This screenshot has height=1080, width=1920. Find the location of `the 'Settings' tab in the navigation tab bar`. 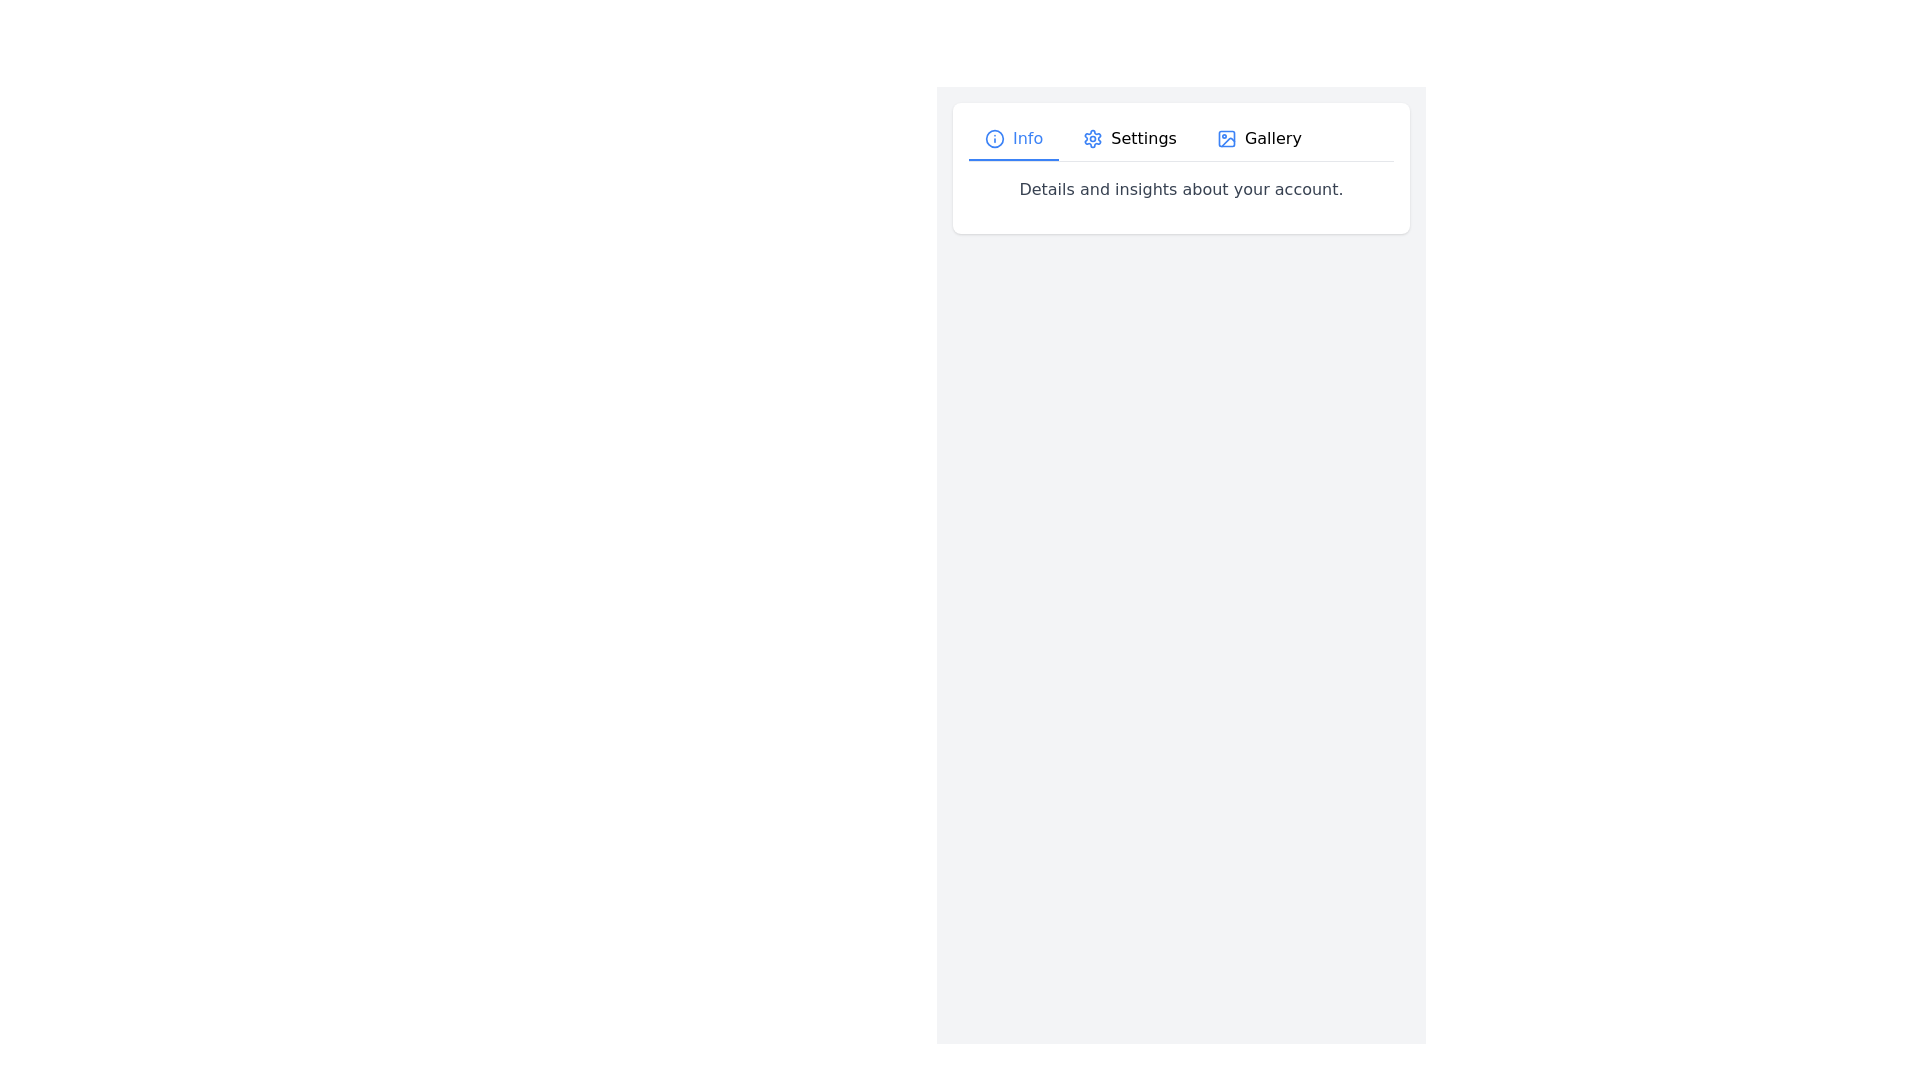

the 'Settings' tab in the navigation tab bar is located at coordinates (1181, 139).